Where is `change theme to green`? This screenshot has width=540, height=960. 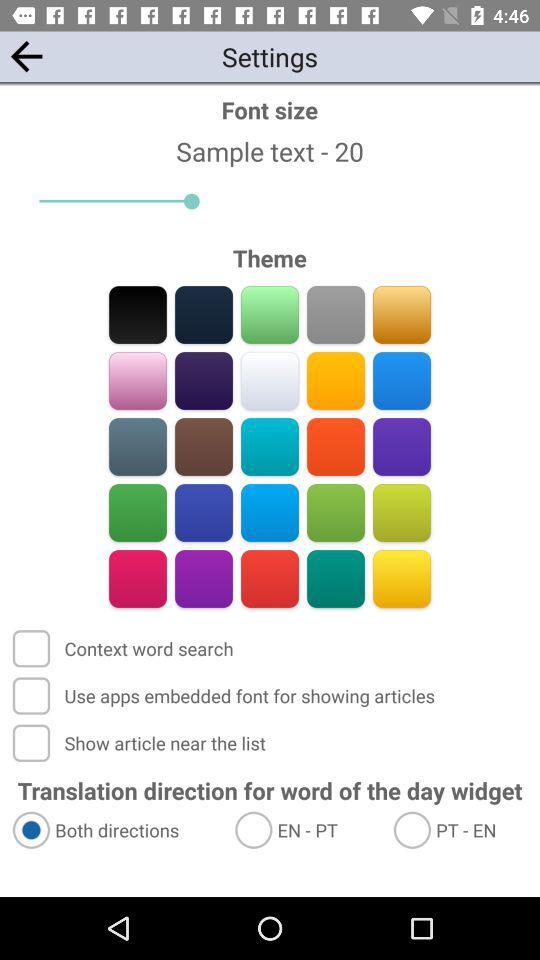 change theme to green is located at coordinates (137, 512).